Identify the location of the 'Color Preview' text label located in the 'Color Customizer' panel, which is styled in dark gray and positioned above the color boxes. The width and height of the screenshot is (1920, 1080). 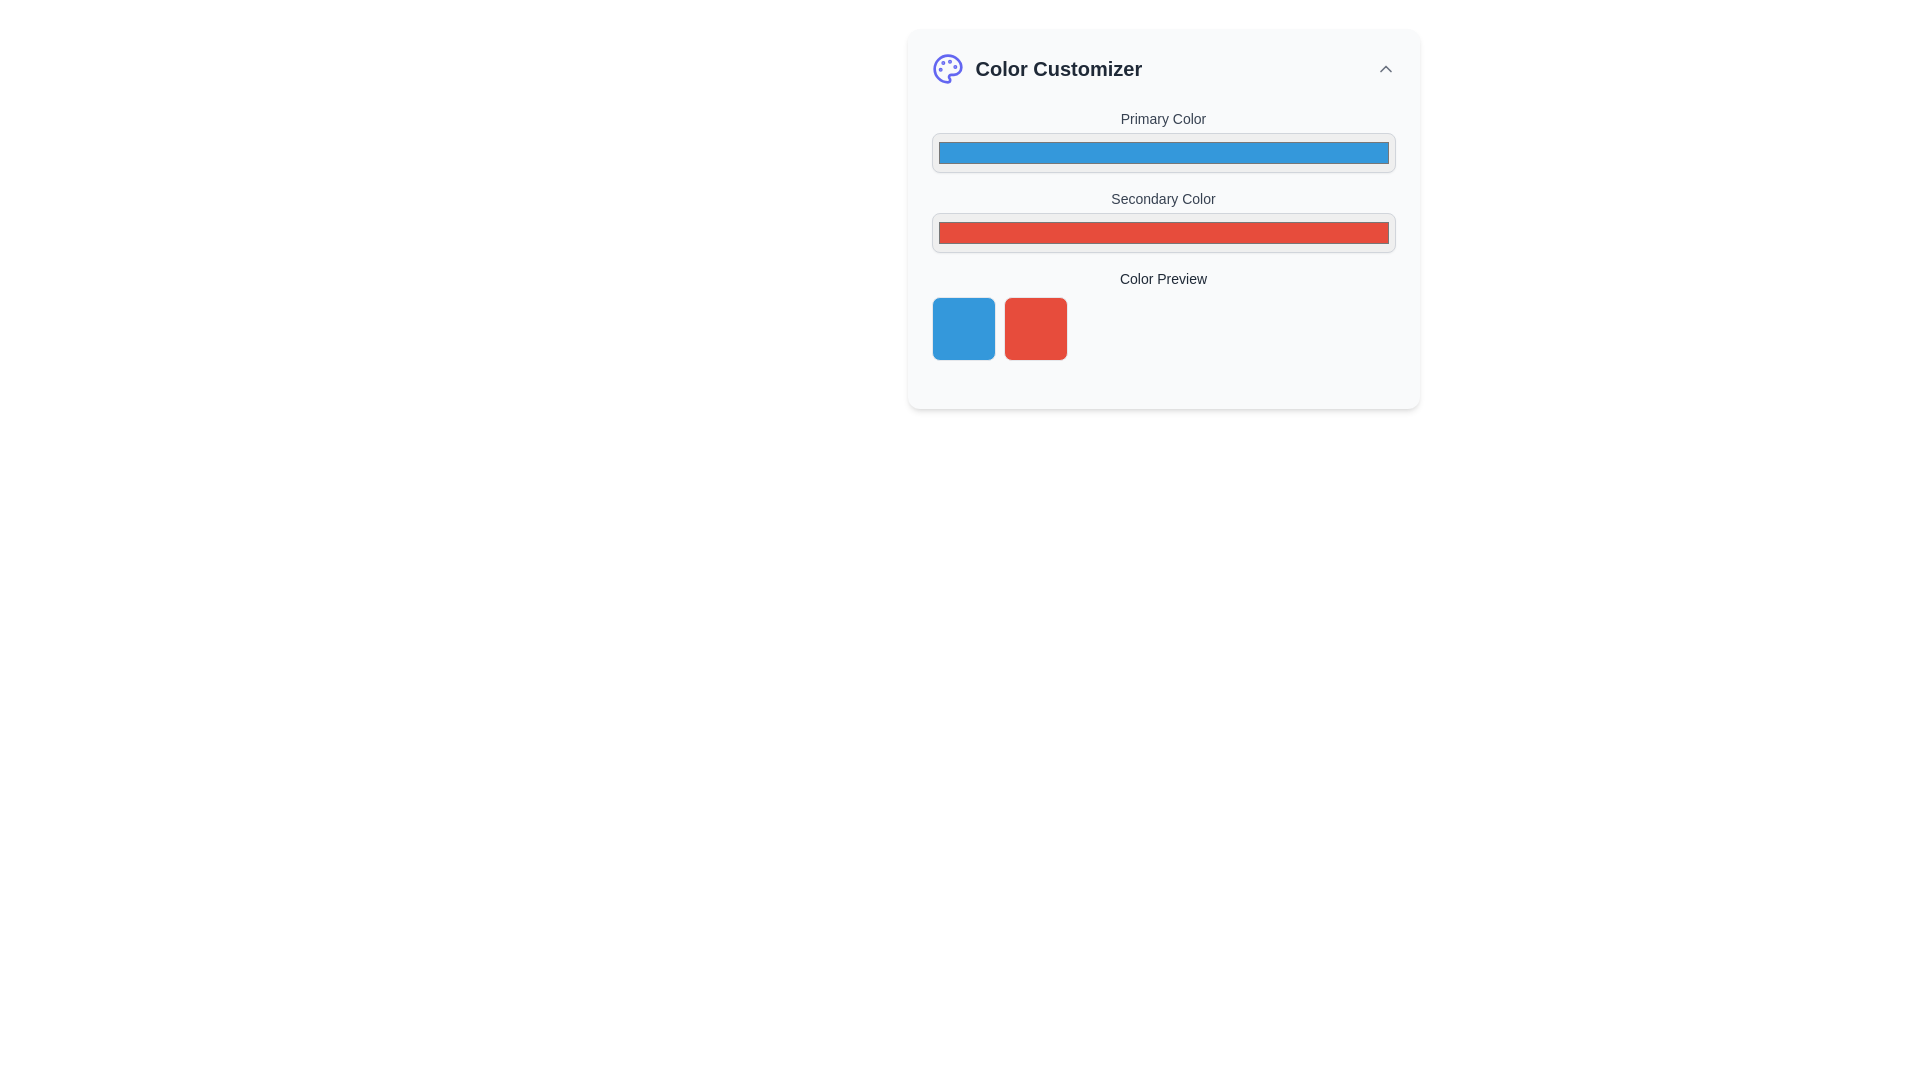
(1163, 278).